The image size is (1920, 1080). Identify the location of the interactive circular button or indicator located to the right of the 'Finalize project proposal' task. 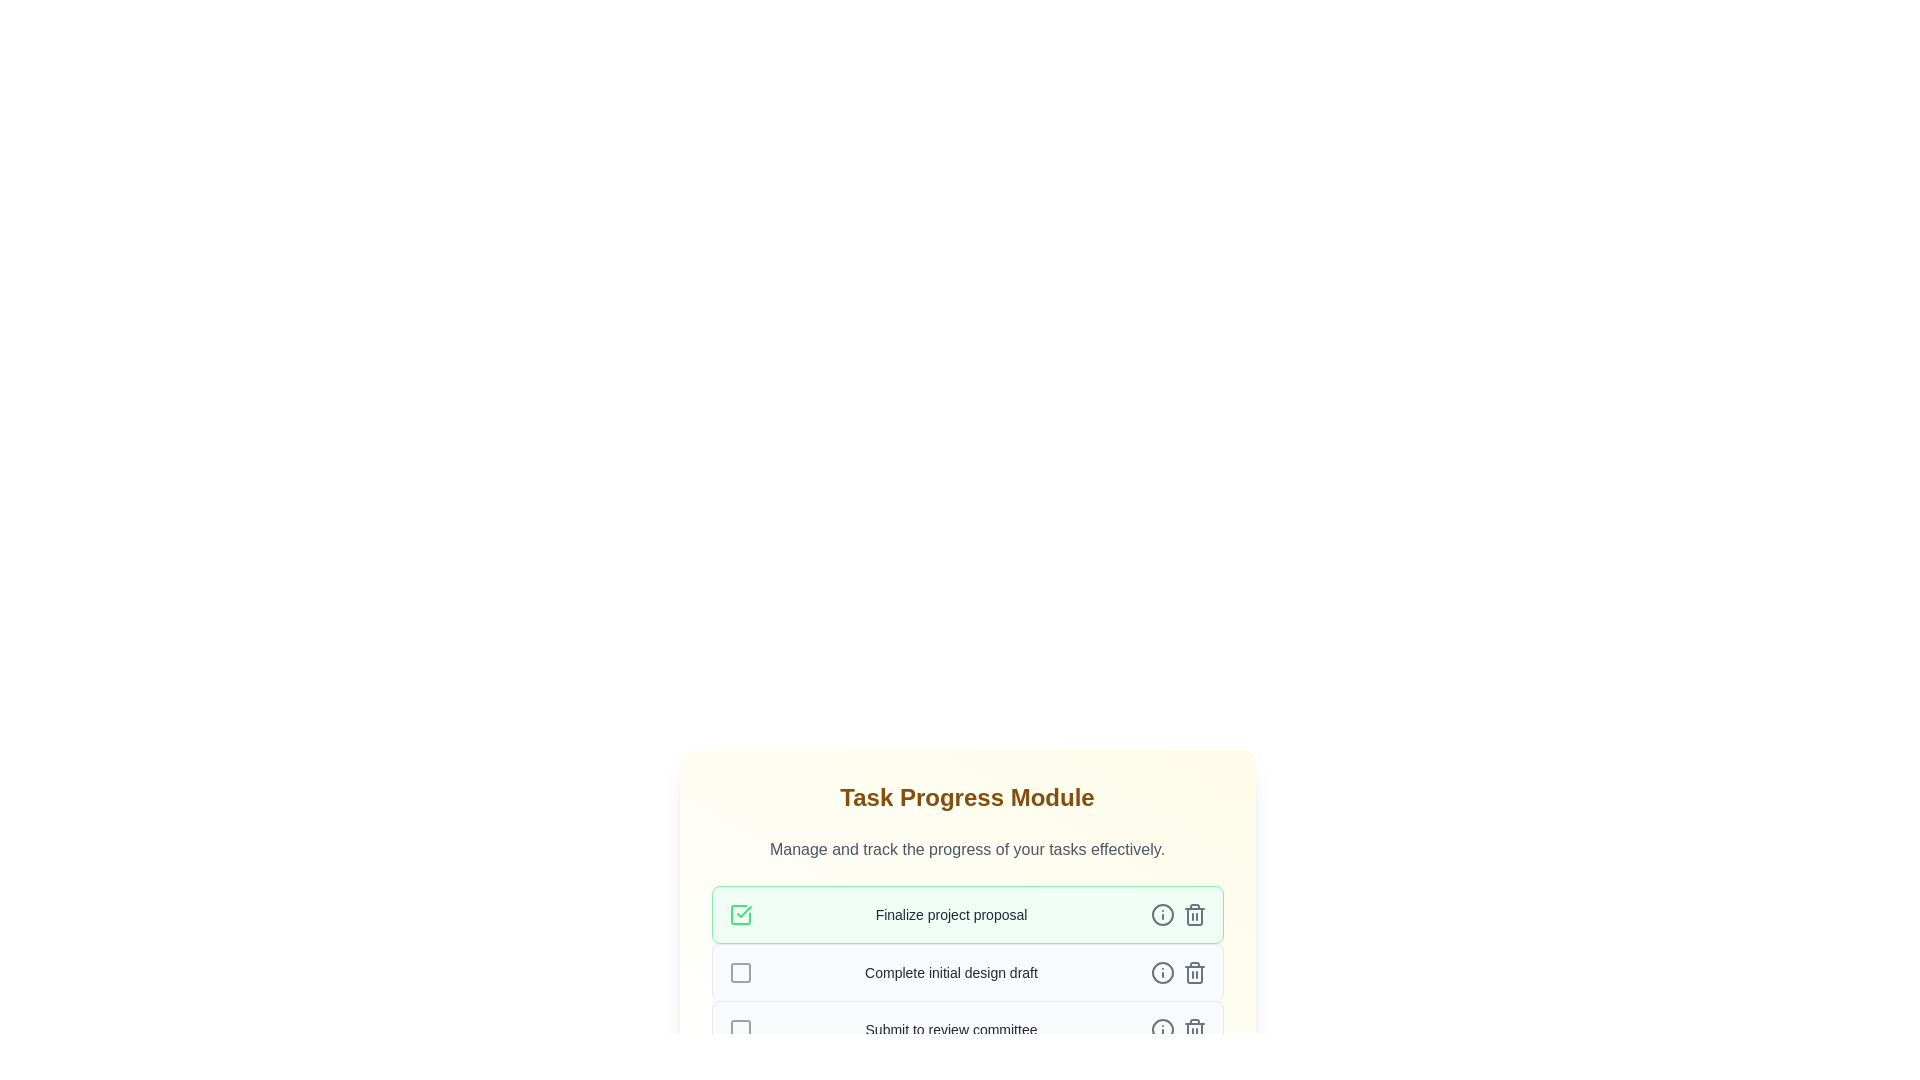
(1162, 914).